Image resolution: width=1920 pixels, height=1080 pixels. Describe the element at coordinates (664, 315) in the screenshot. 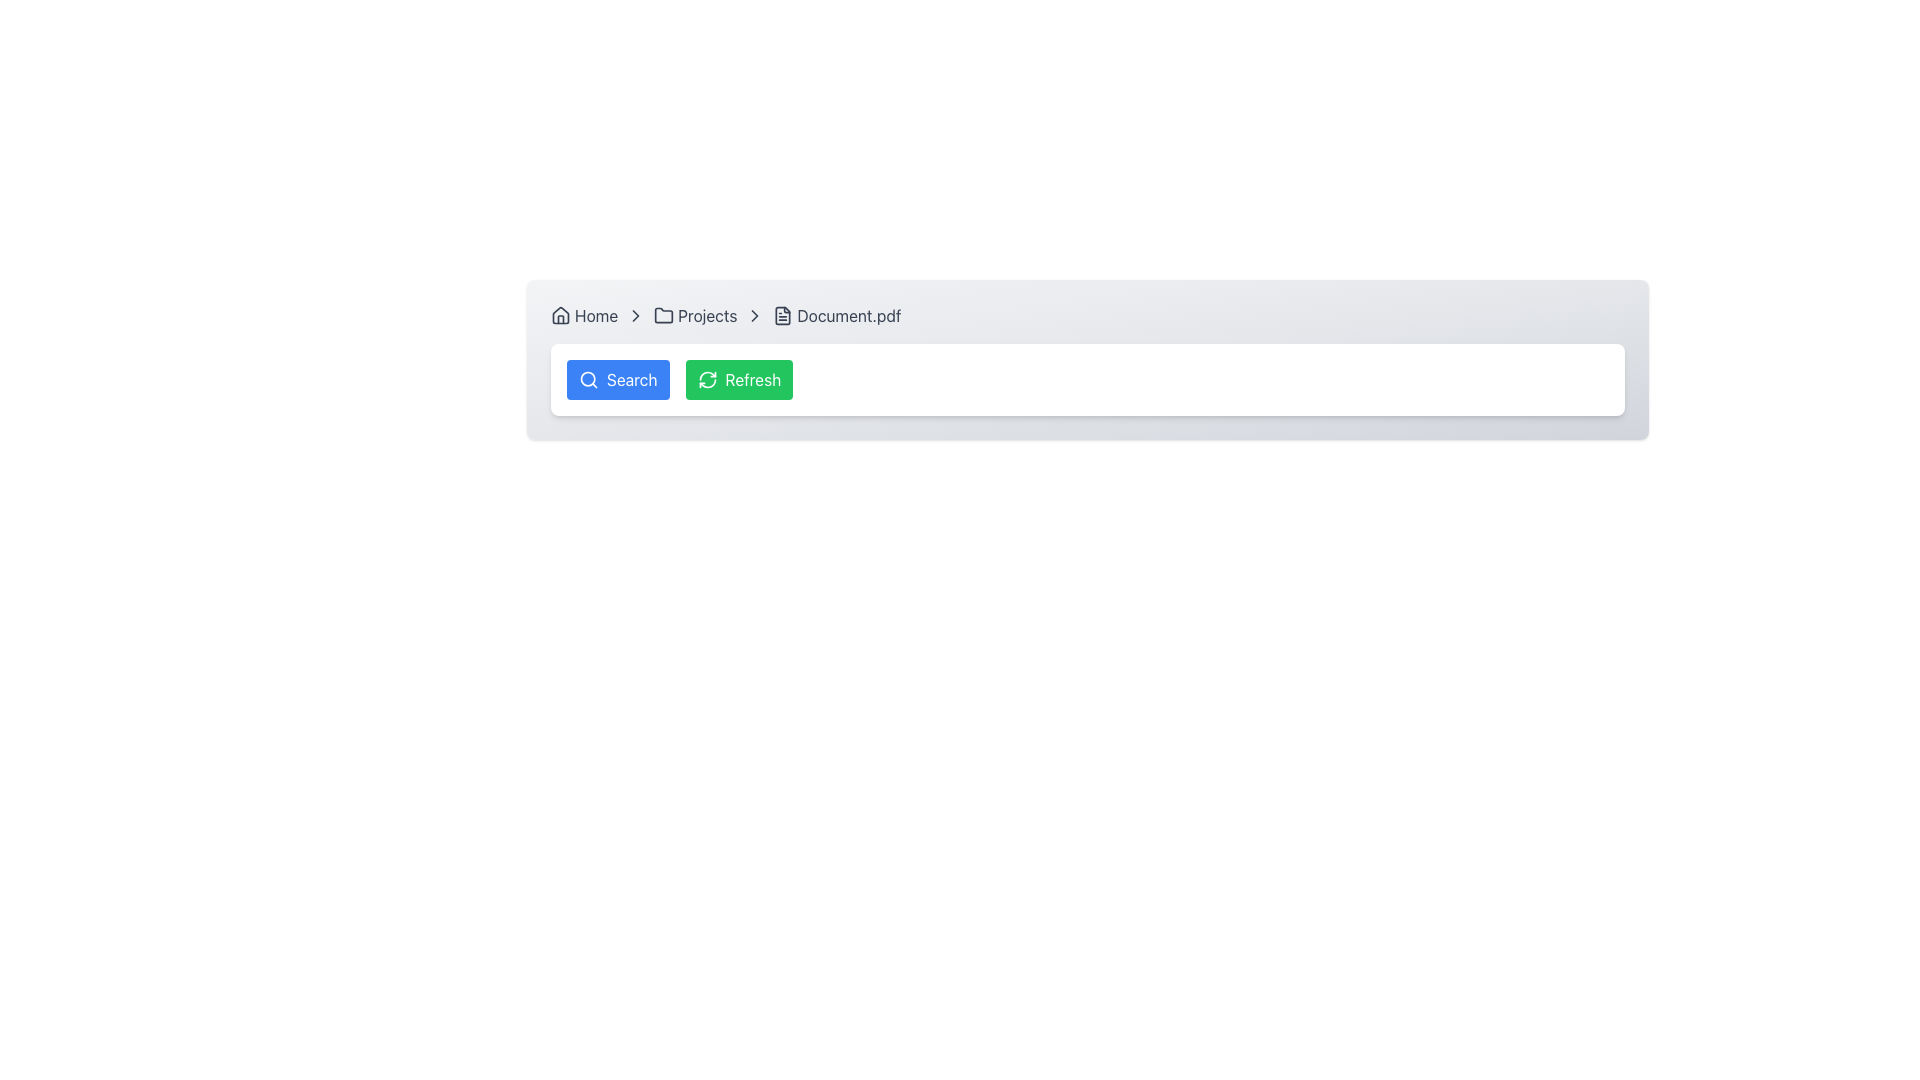

I see `the 'Projects' folder icon located in the breadcrumb navigation bar, which is the icon preceding the 'Projects' label` at that location.